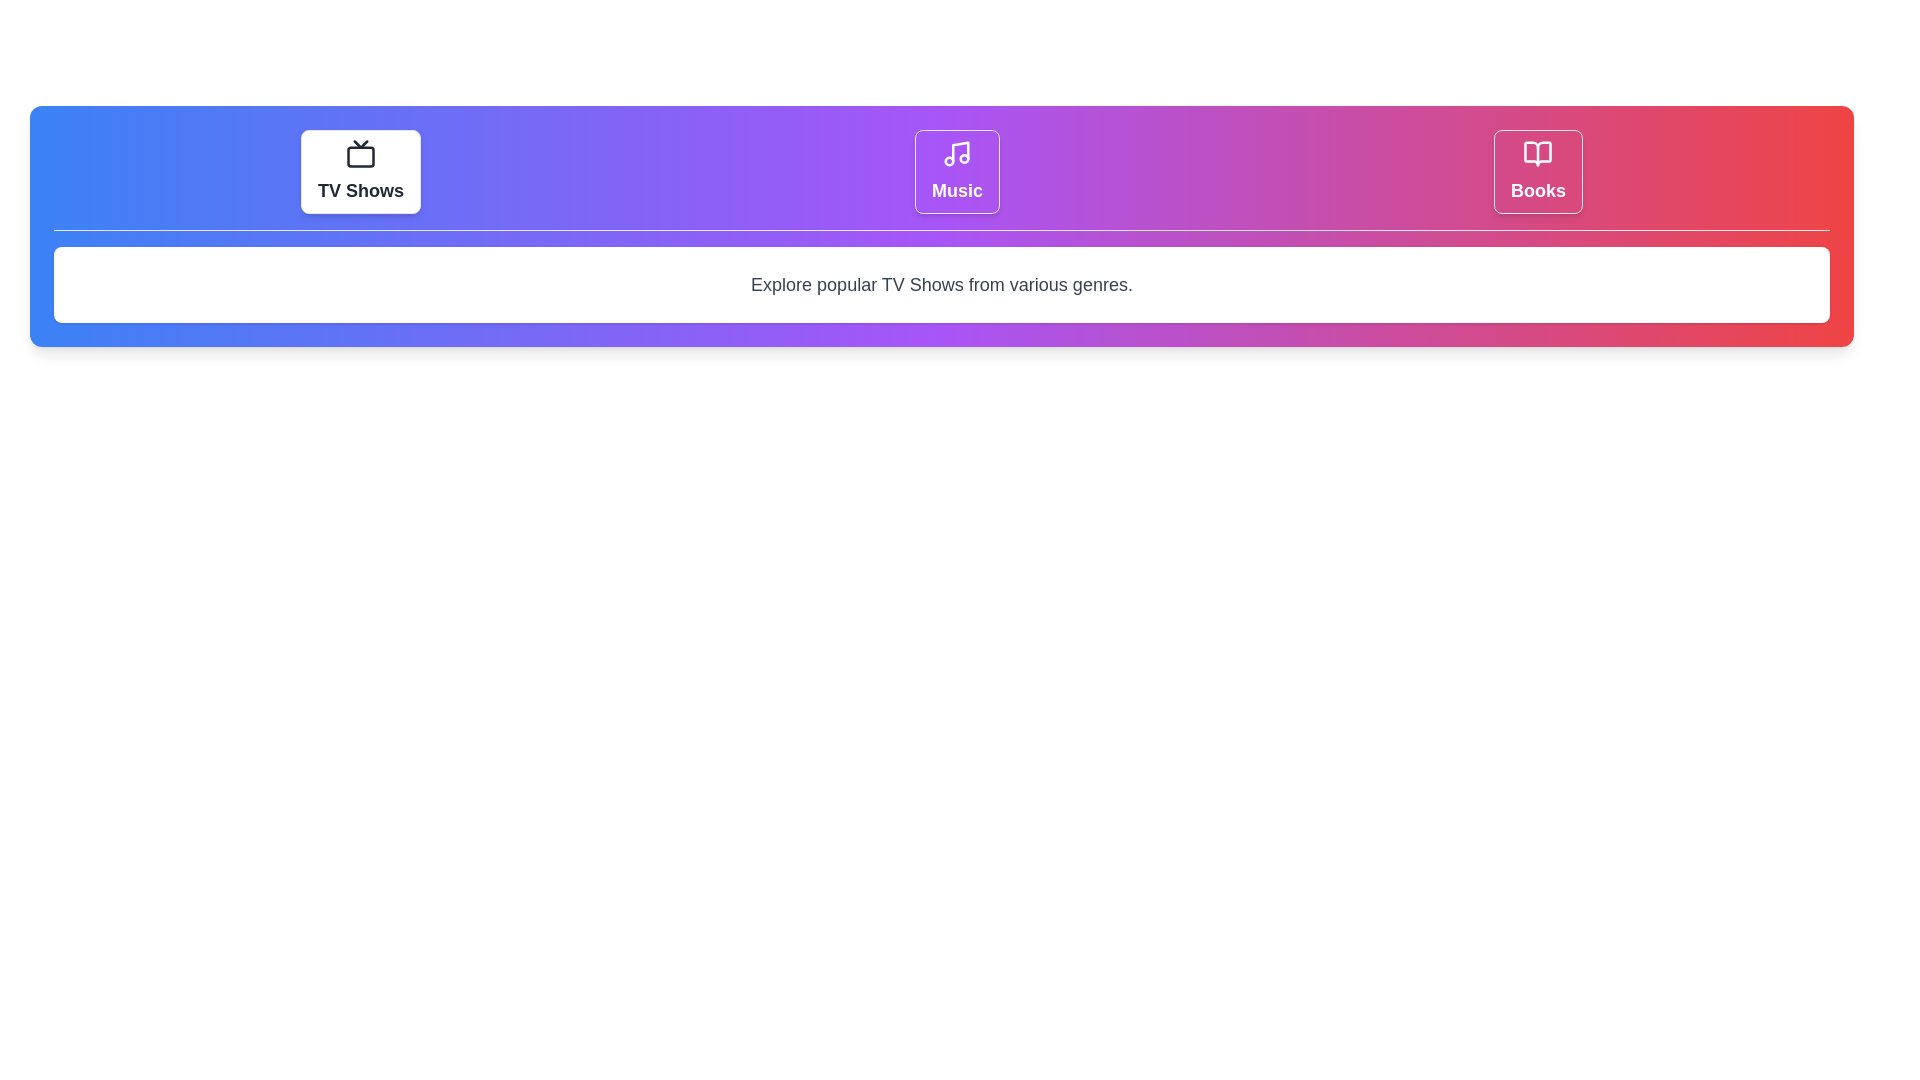 The height and width of the screenshot is (1080, 1920). What do you see at coordinates (955, 171) in the screenshot?
I see `the Music tab` at bounding box center [955, 171].